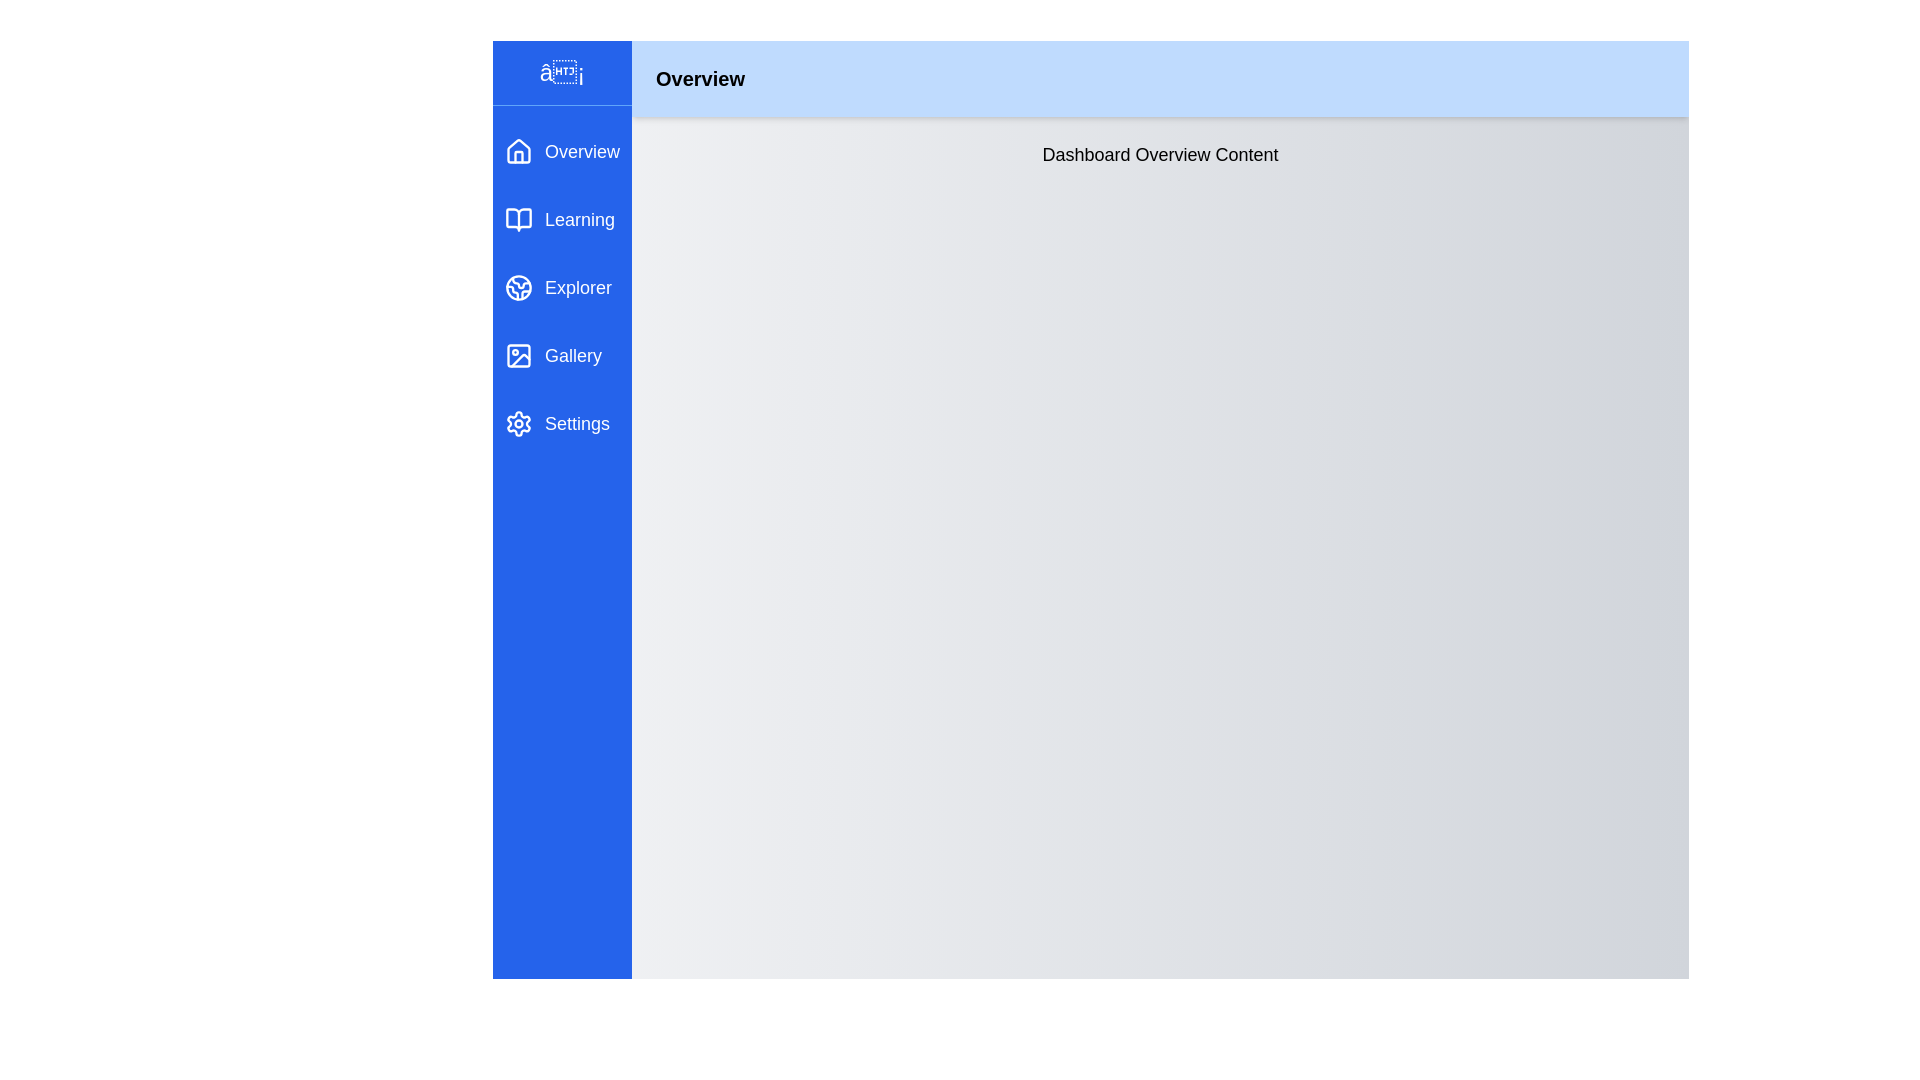  What do you see at coordinates (518, 150) in the screenshot?
I see `the white house icon located at the top of the vertical navigation bar` at bounding box center [518, 150].